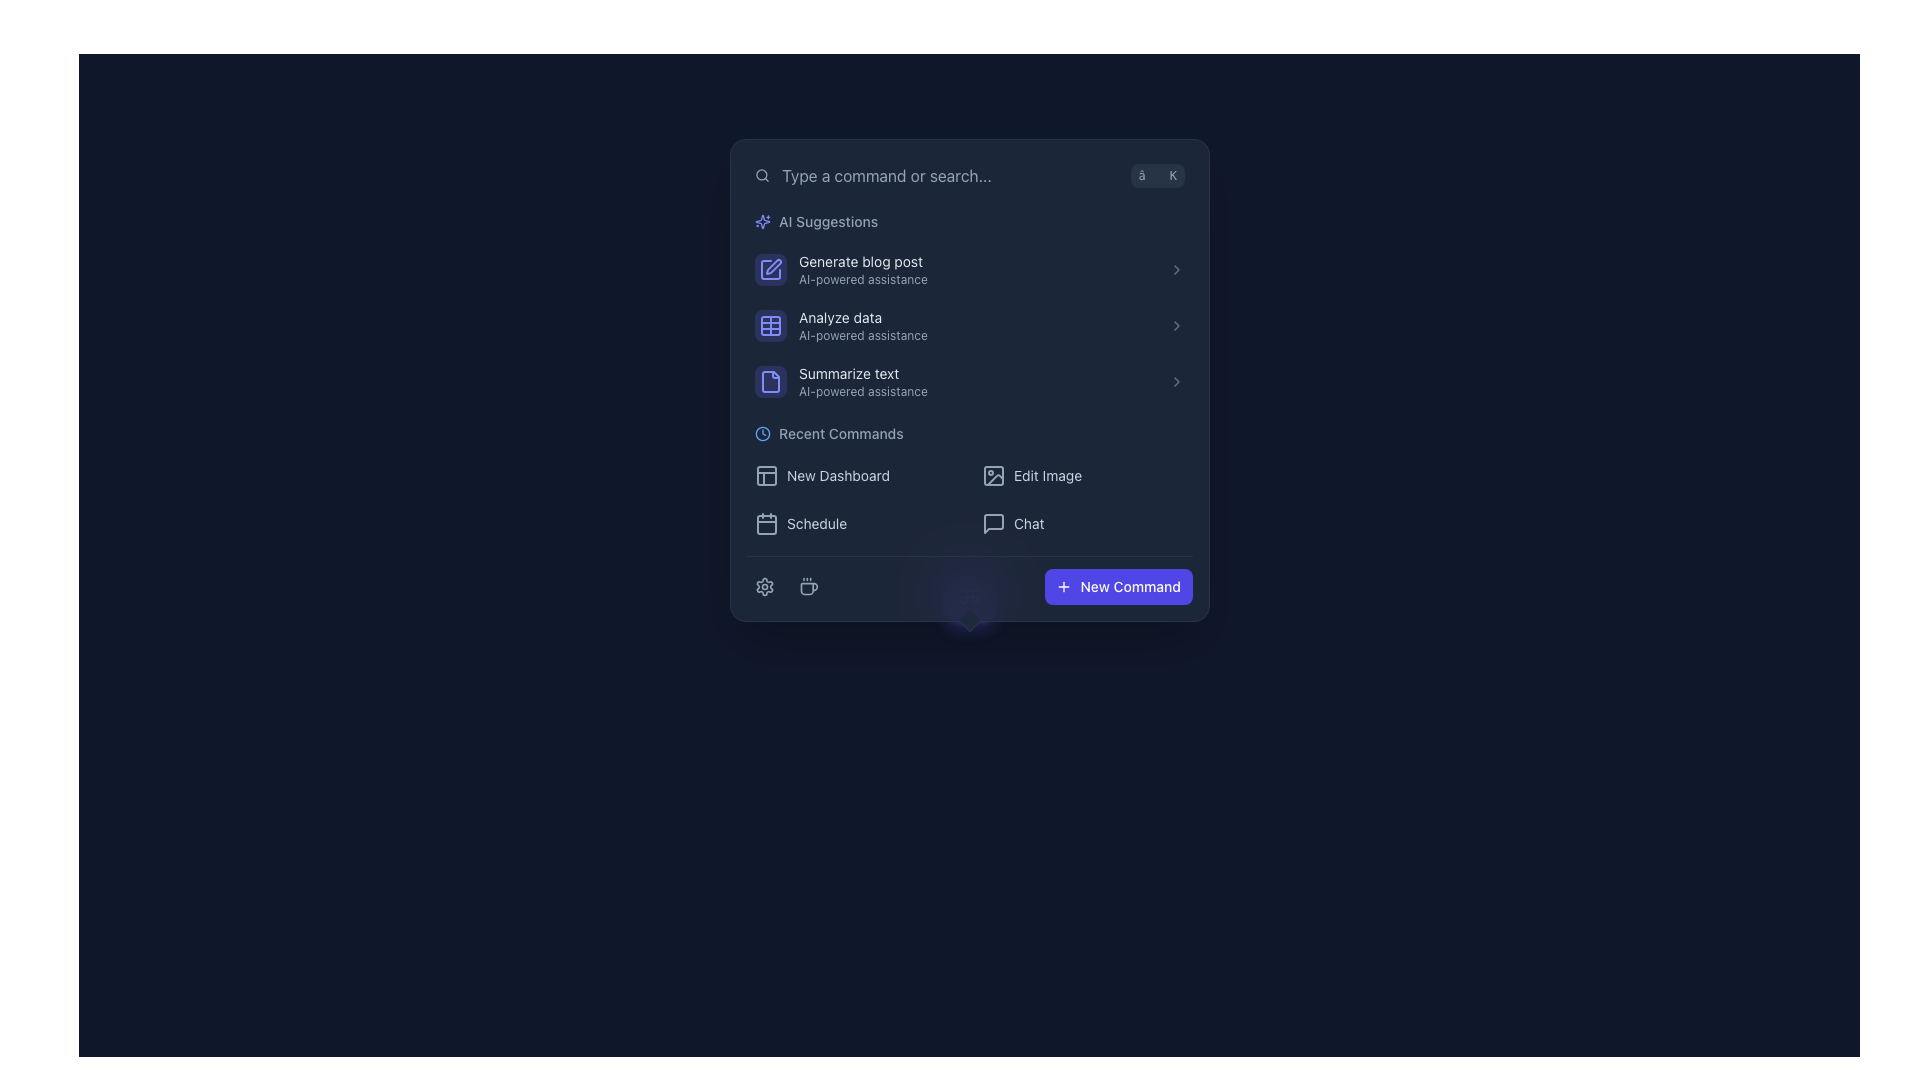 This screenshot has height=1080, width=1920. Describe the element at coordinates (763, 585) in the screenshot. I see `the gear-shaped icon button representing settings, located in the bottom-left region of the dialog box` at that location.